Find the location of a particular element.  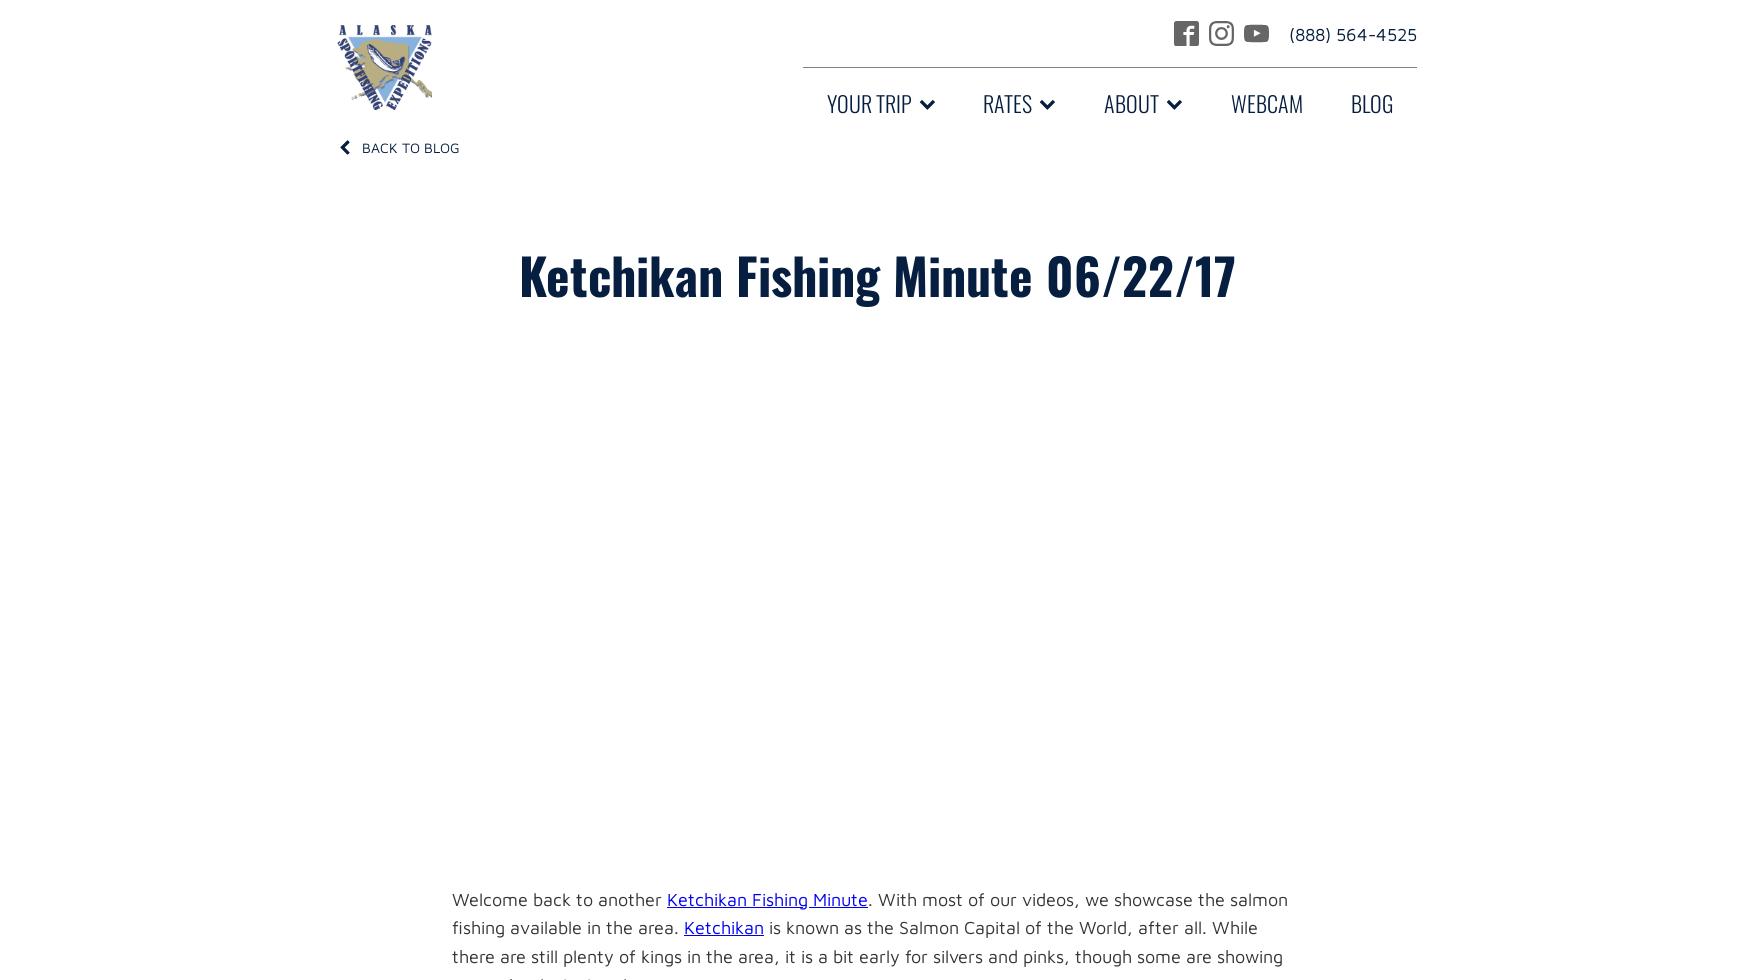

'Specials' is located at coordinates (1019, 460).